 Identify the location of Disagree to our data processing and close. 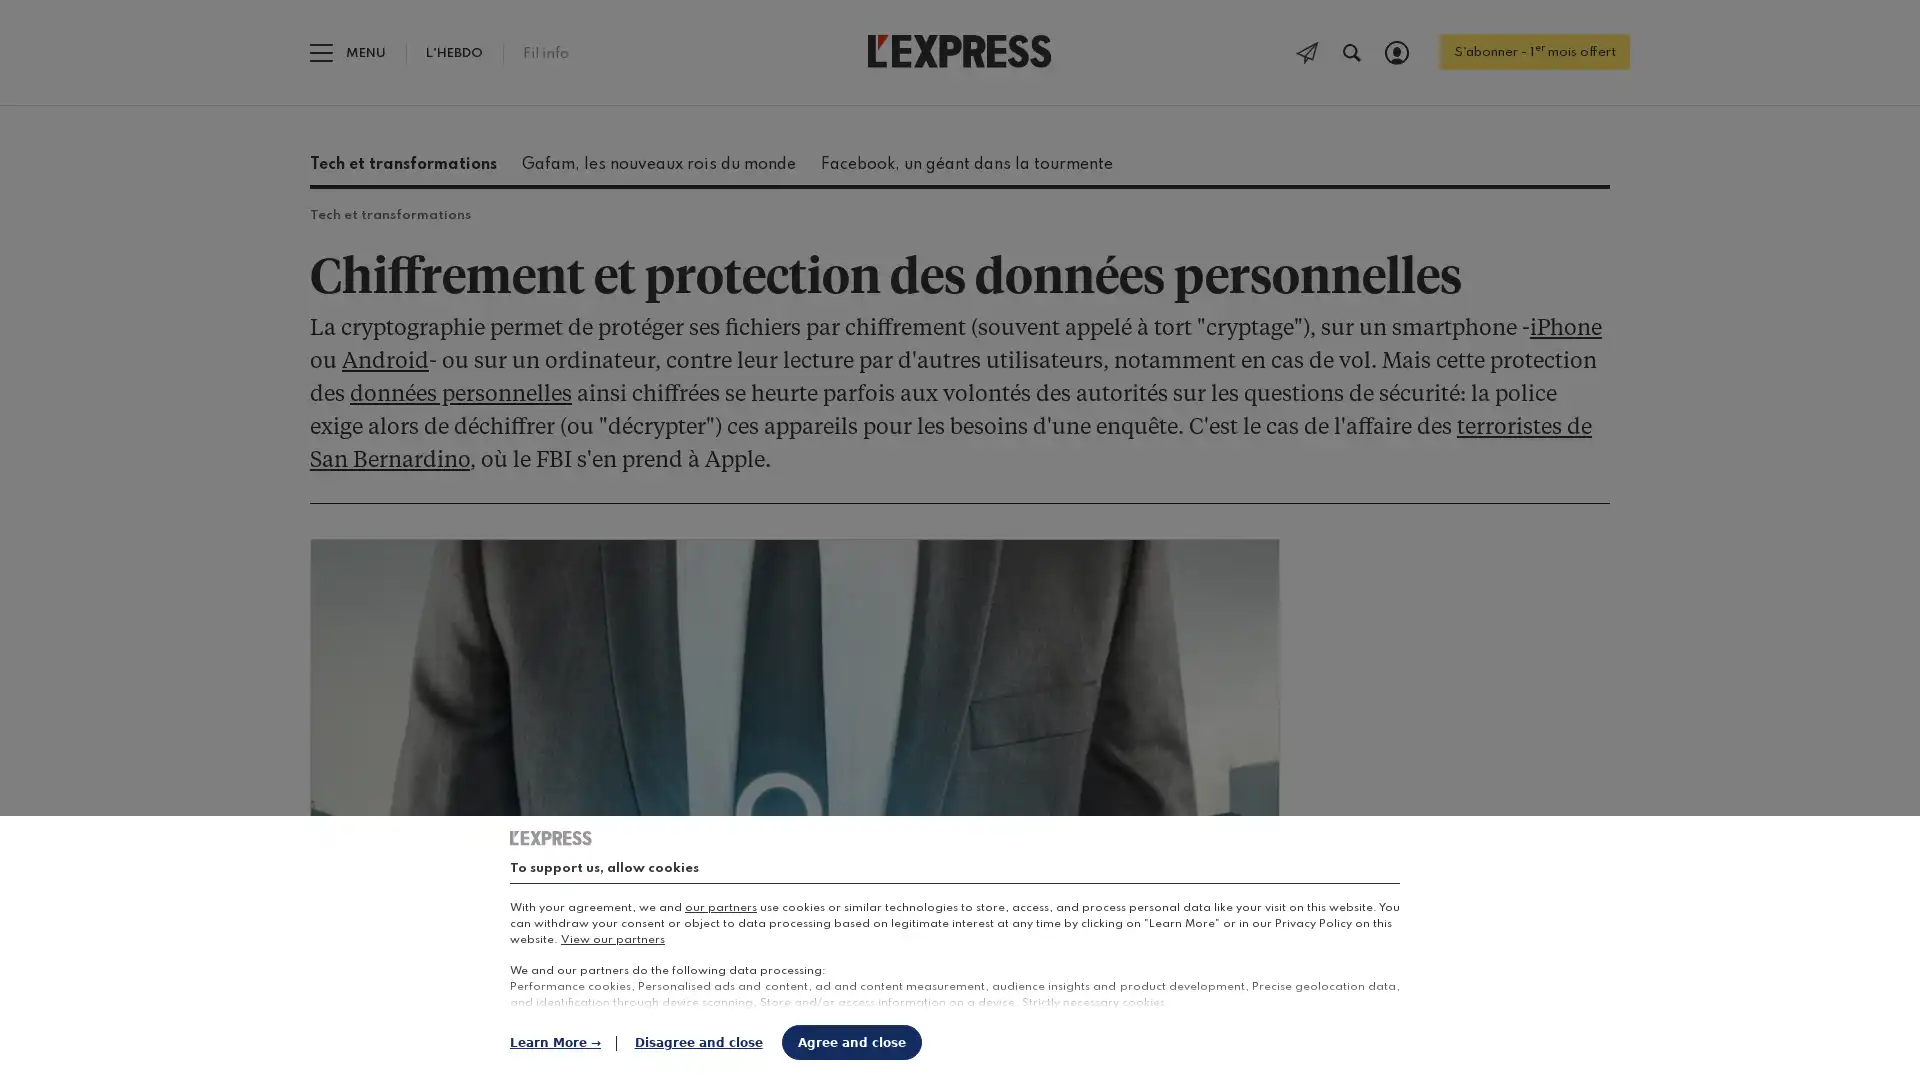
(698, 1041).